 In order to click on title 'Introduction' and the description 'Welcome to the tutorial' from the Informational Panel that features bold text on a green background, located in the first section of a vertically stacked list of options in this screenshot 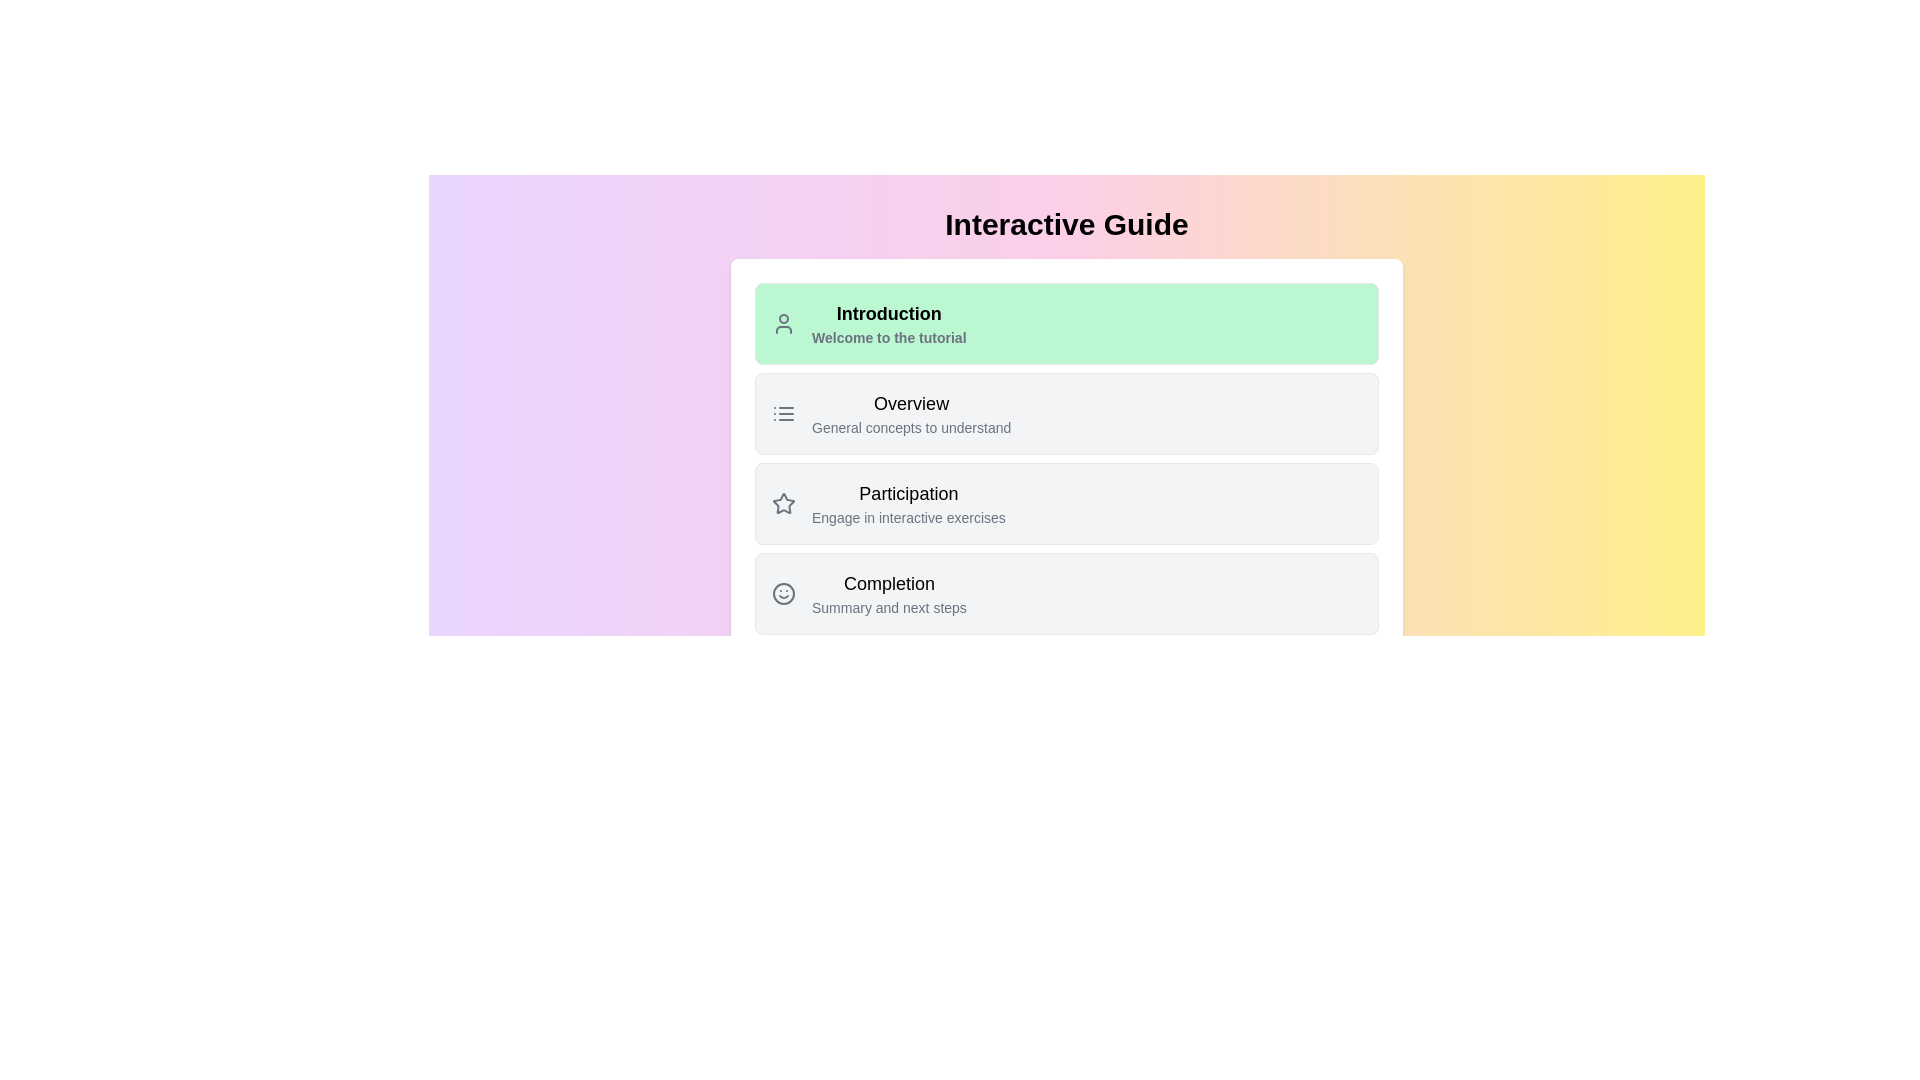, I will do `click(888, 323)`.